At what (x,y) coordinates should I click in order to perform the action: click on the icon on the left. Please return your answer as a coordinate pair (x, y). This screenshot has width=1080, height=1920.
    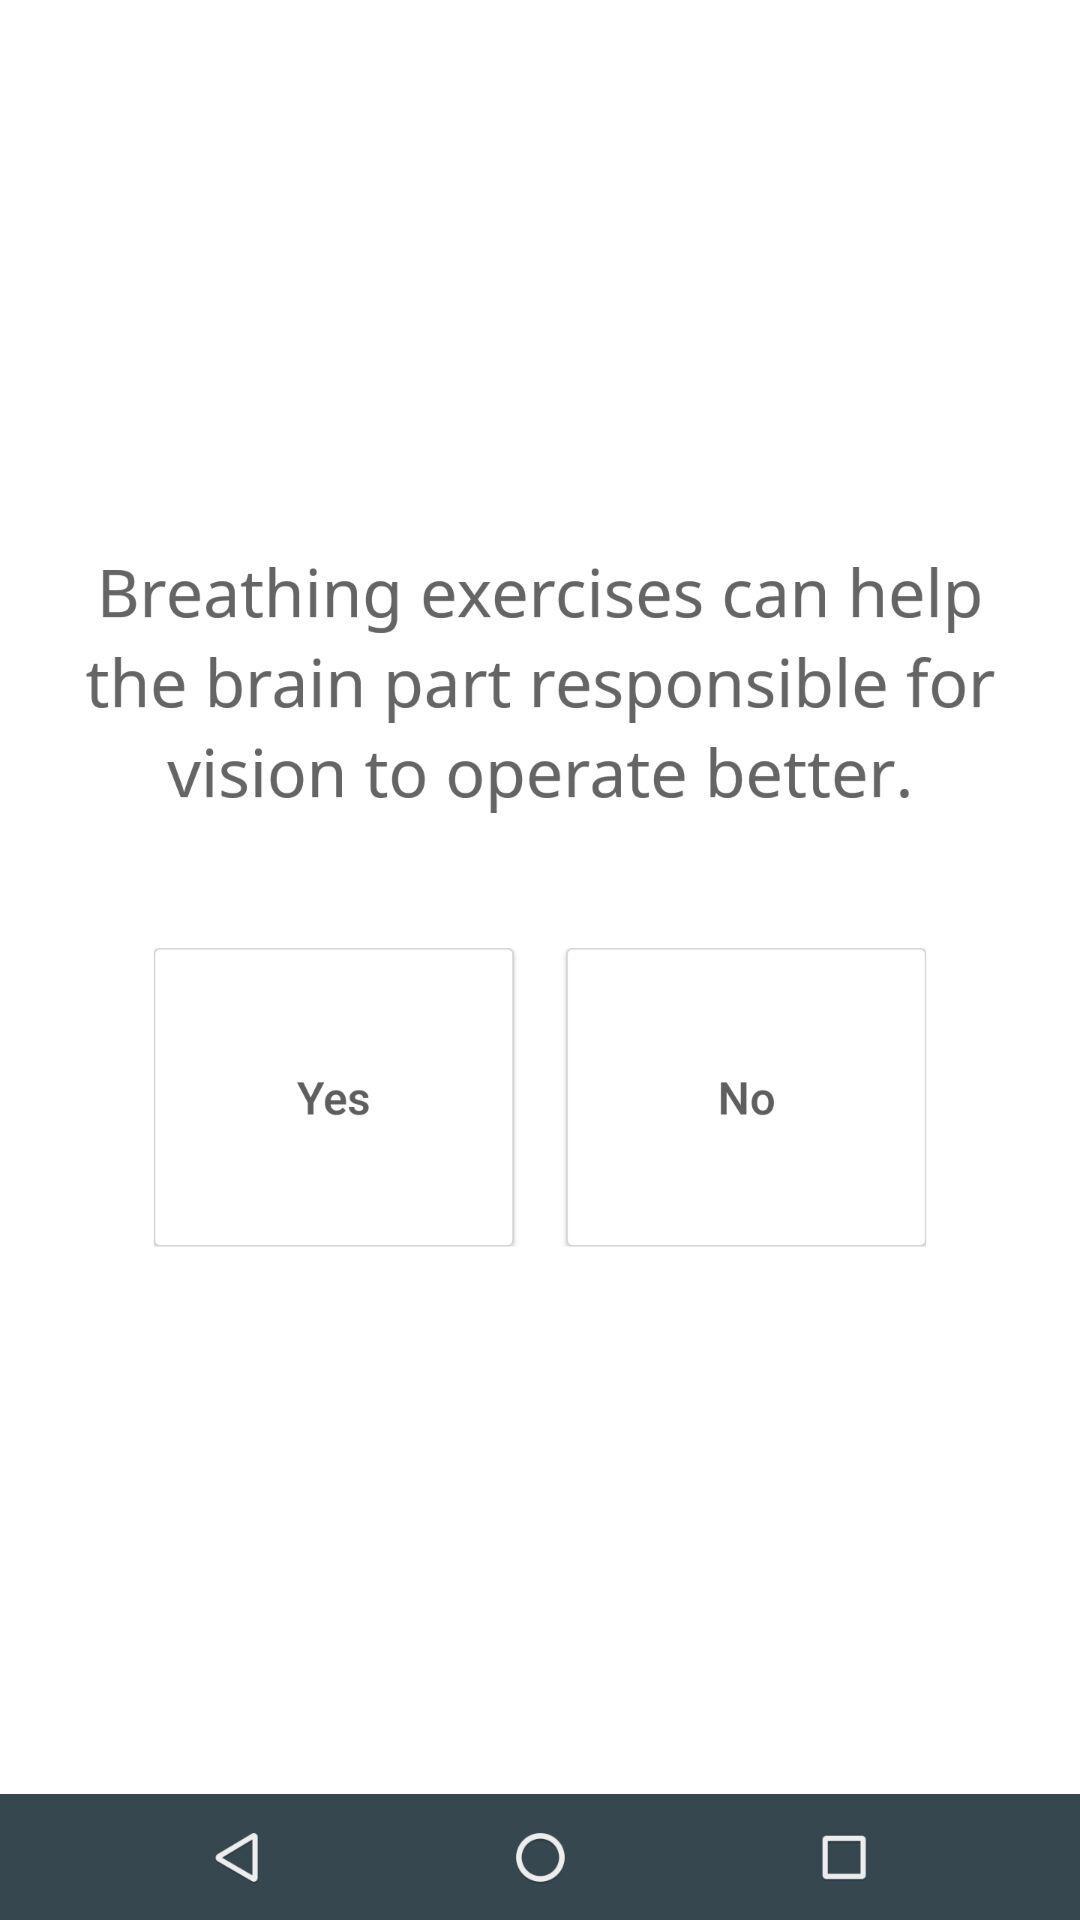
    Looking at the image, I should click on (332, 1096).